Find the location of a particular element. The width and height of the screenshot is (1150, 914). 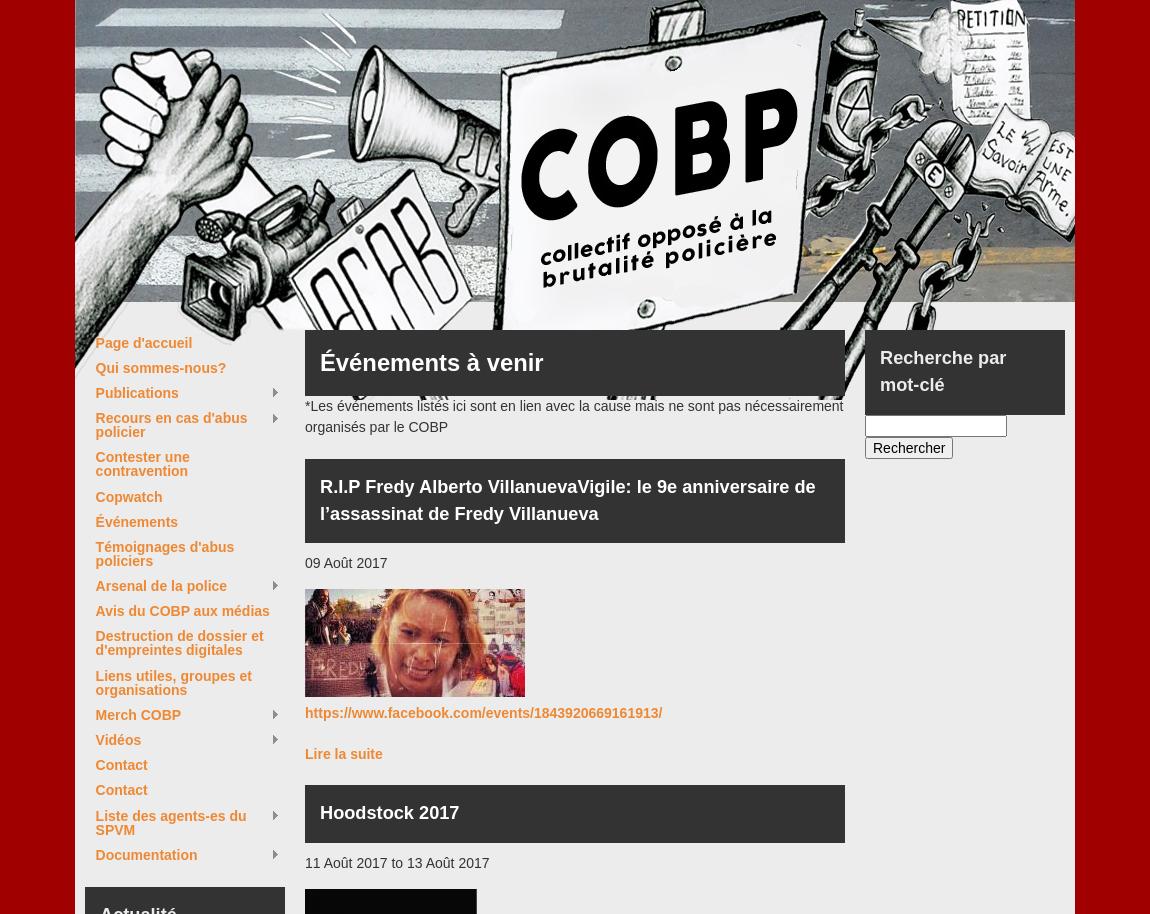

'R.I.P Fredy Alberto Villanueva‎Vigile: le 9e anniversaire de l’assassinat de Fredy Villanueva' is located at coordinates (567, 499).